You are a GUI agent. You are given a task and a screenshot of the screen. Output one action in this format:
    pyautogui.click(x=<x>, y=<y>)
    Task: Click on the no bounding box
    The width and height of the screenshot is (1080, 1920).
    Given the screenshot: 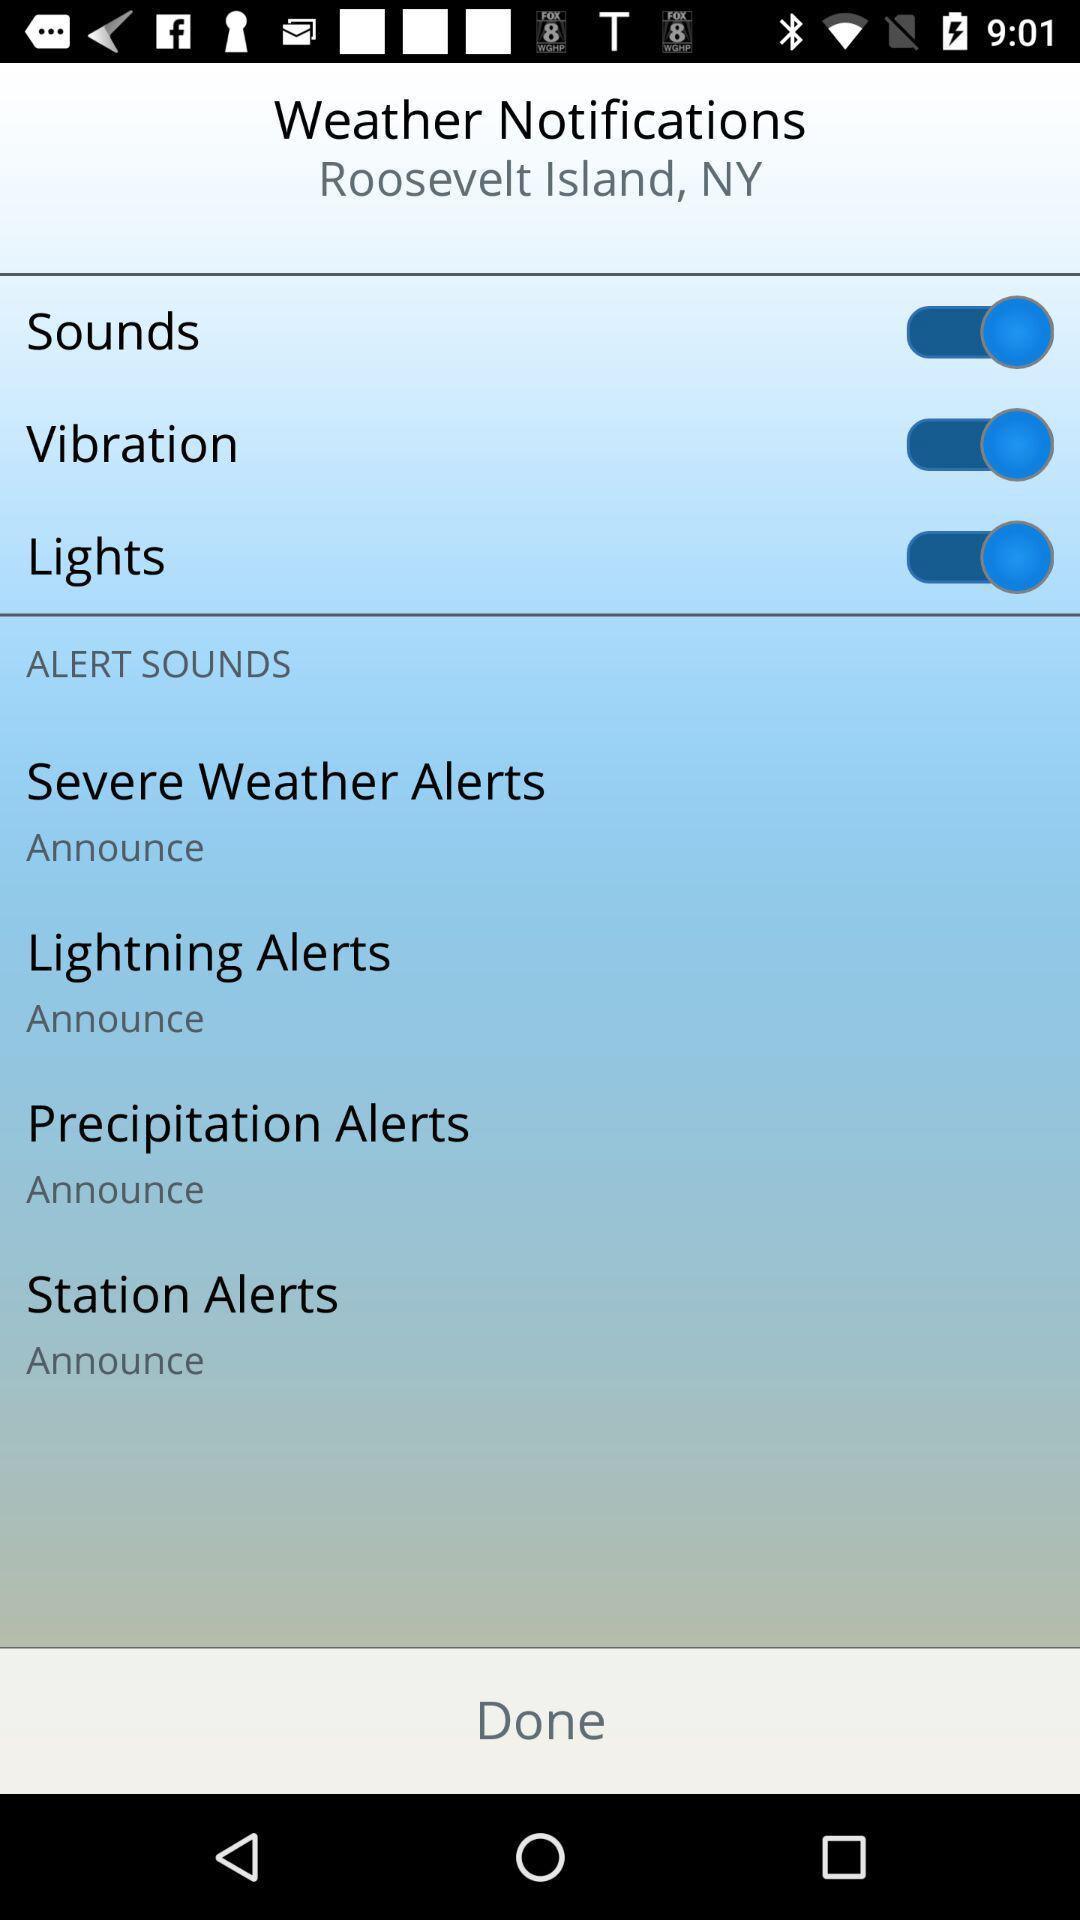 What is the action you would take?
    pyautogui.click(x=540, y=1153)
    